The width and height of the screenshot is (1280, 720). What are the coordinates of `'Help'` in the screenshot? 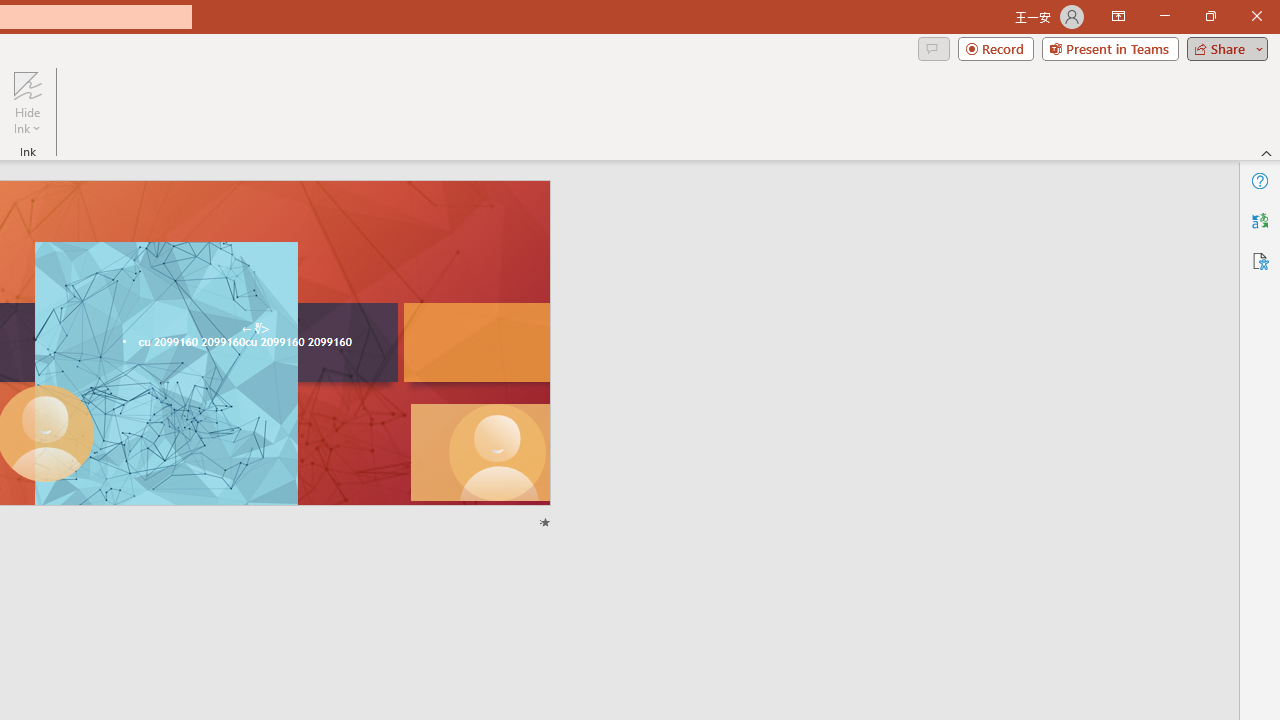 It's located at (1259, 181).